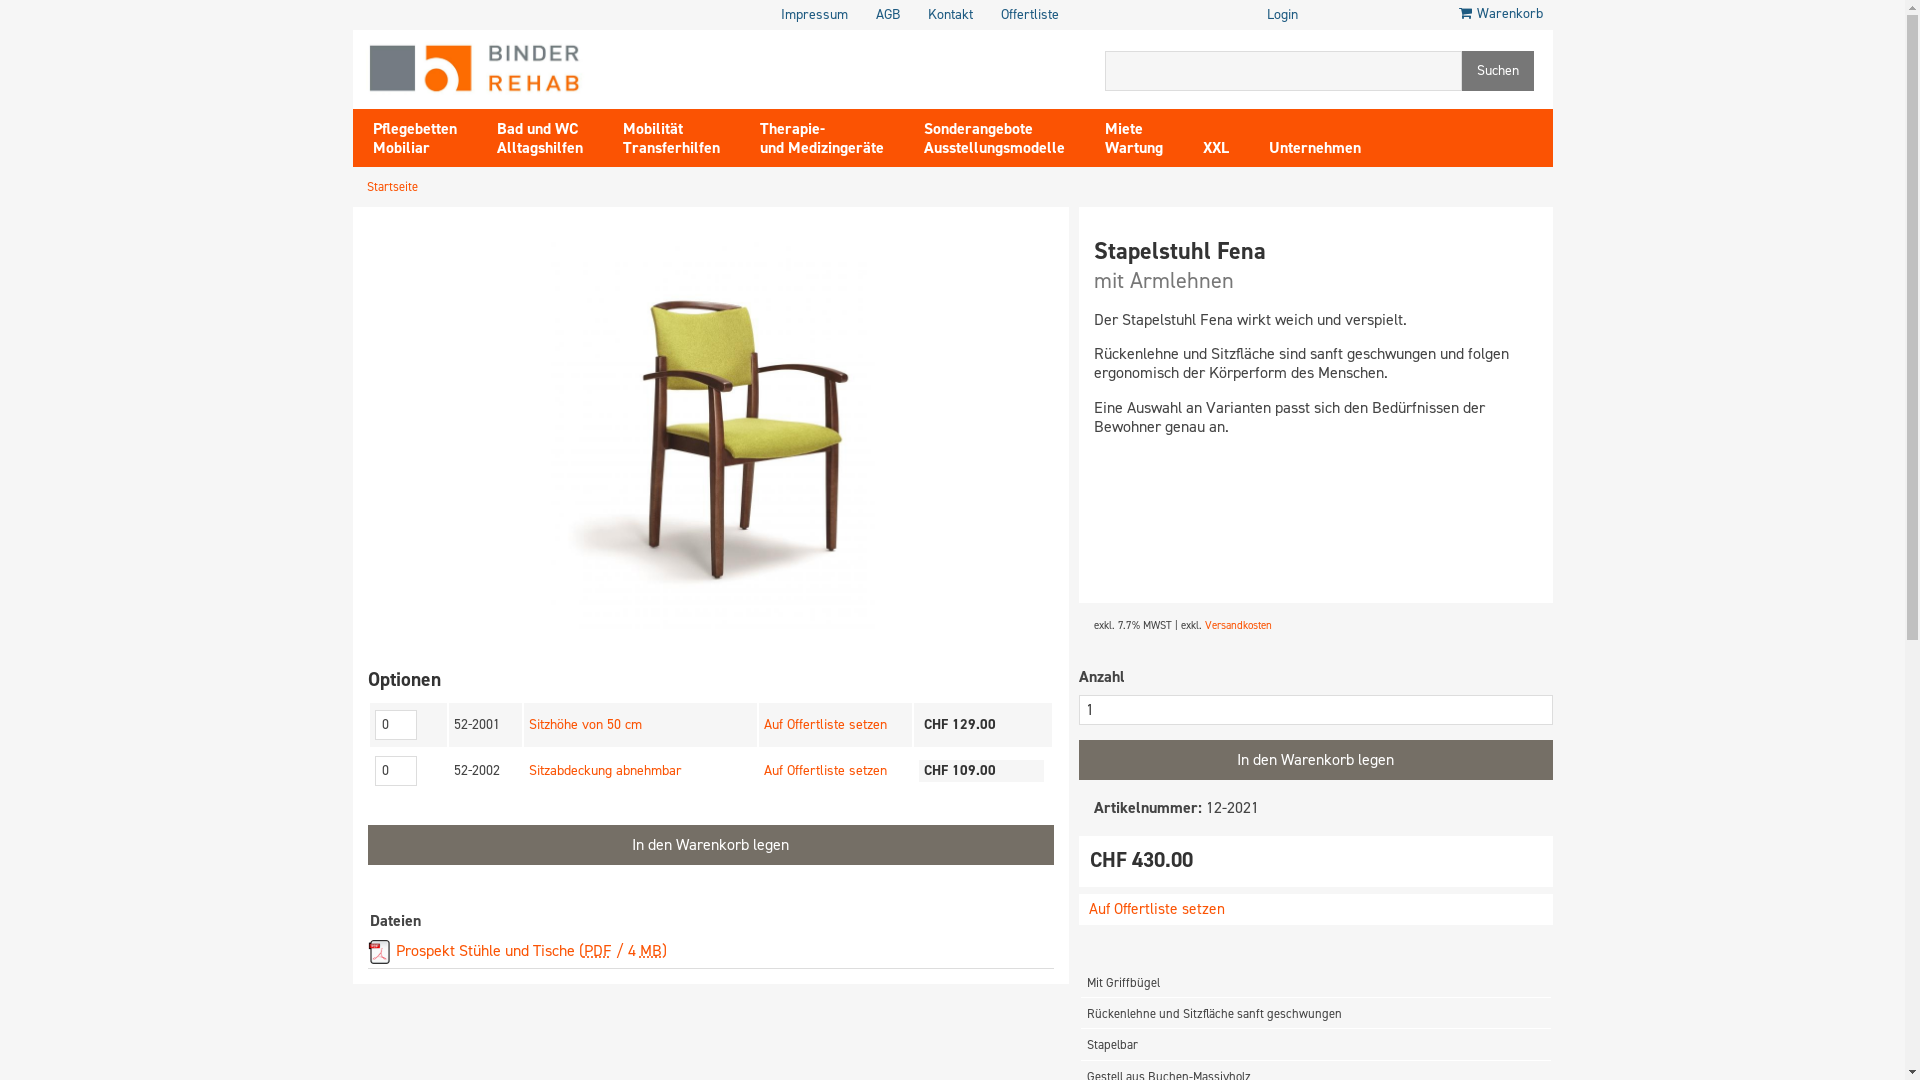 Image resolution: width=1920 pixels, height=1080 pixels. What do you see at coordinates (1314, 136) in the screenshot?
I see `'Unternehmen'` at bounding box center [1314, 136].